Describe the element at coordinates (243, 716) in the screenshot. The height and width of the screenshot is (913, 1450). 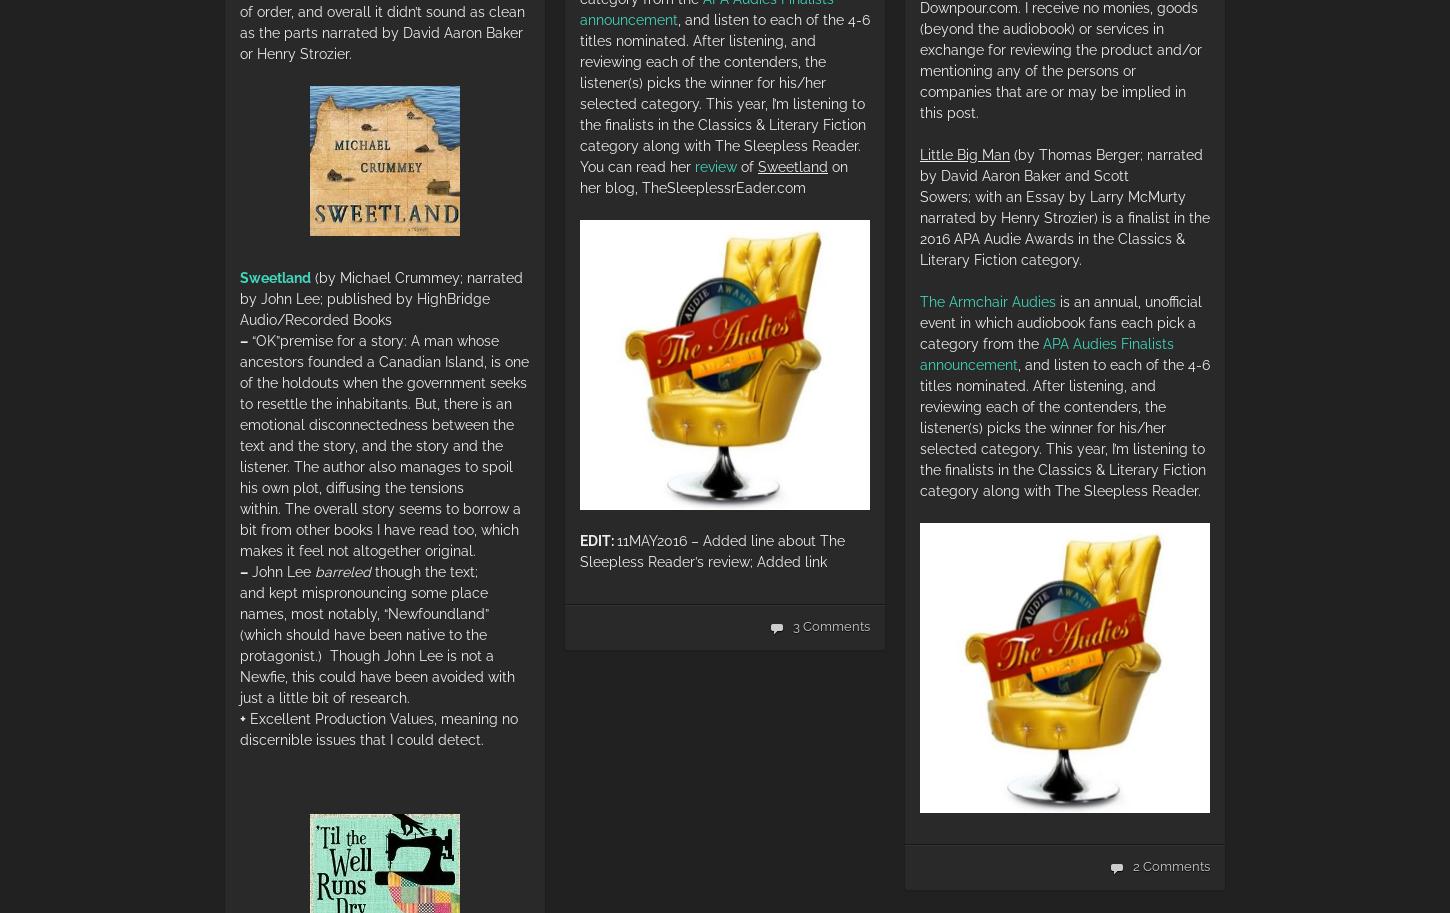
I see `'+'` at that location.